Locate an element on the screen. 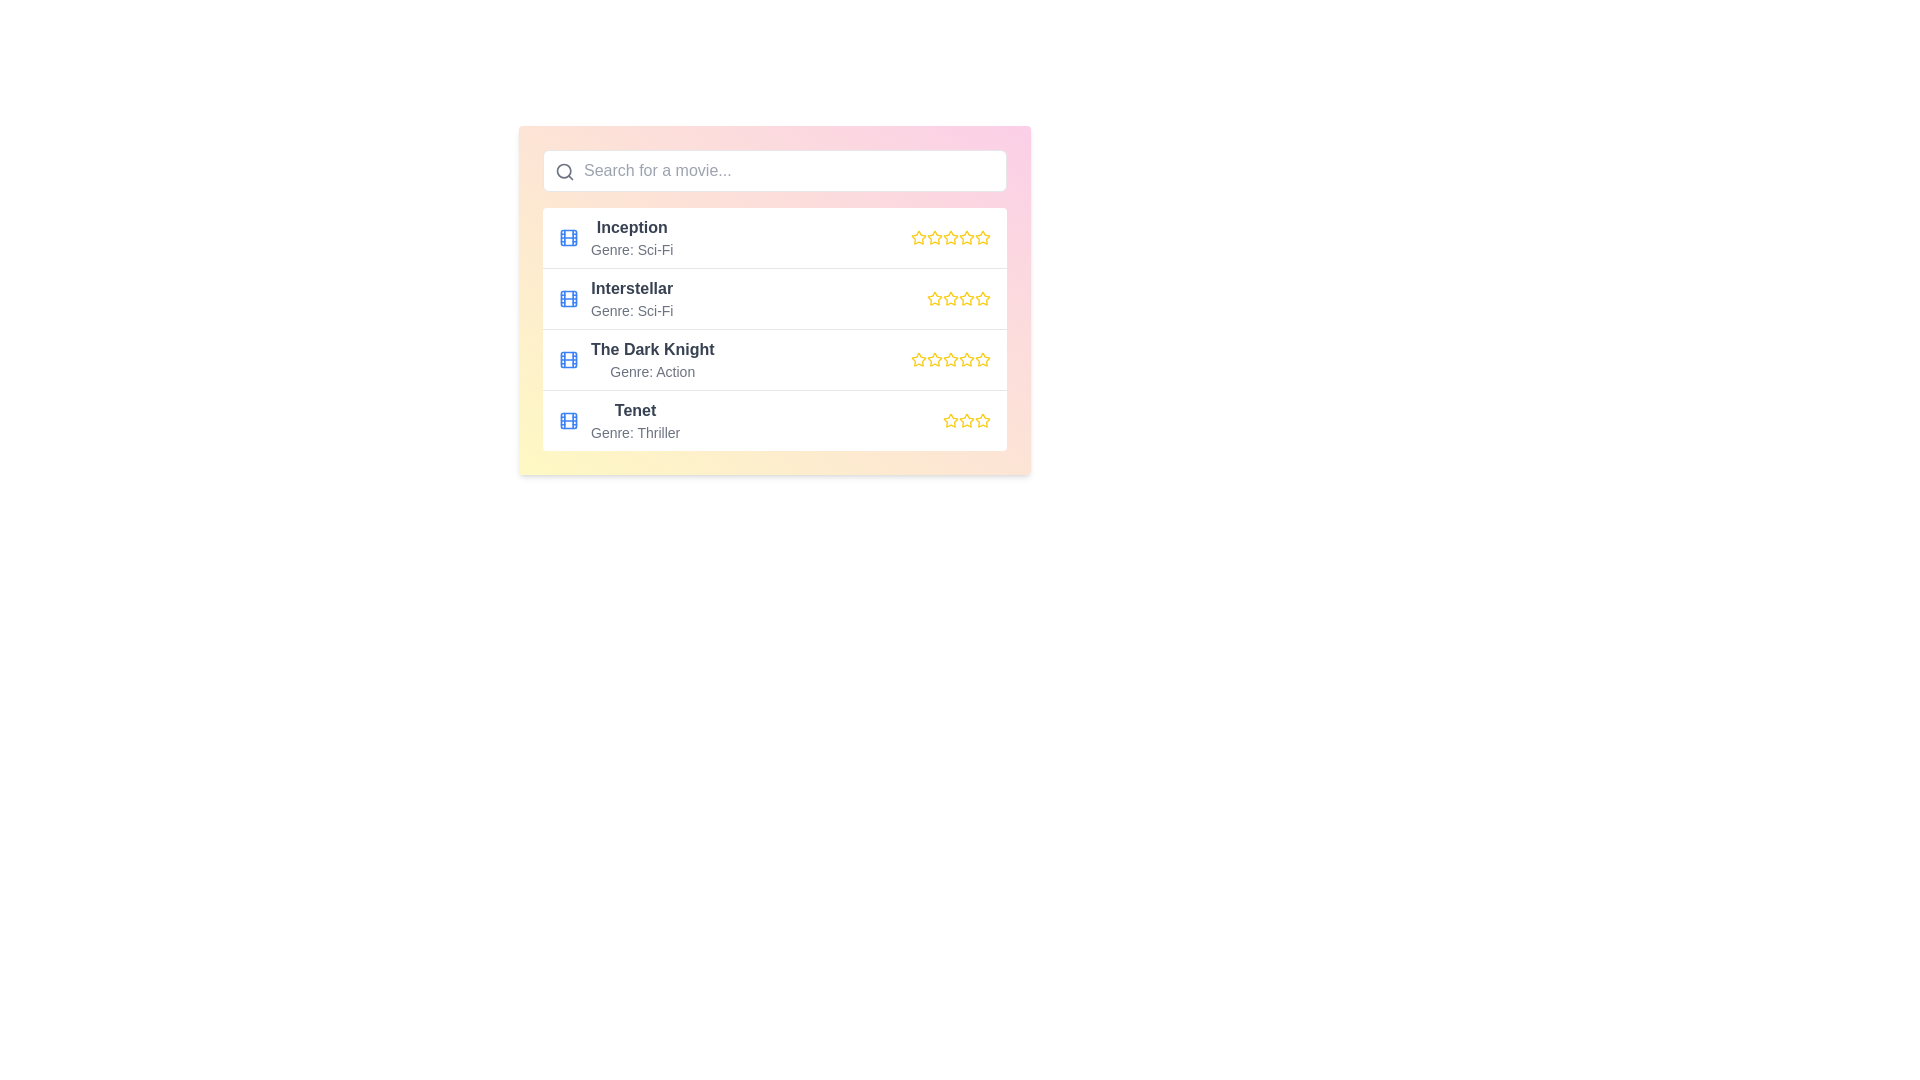 The width and height of the screenshot is (1920, 1080). the third star rating icon from the left in the movie 'The Dark Knight' rating section, which is a yellow filled star with a thin outline is located at coordinates (934, 358).